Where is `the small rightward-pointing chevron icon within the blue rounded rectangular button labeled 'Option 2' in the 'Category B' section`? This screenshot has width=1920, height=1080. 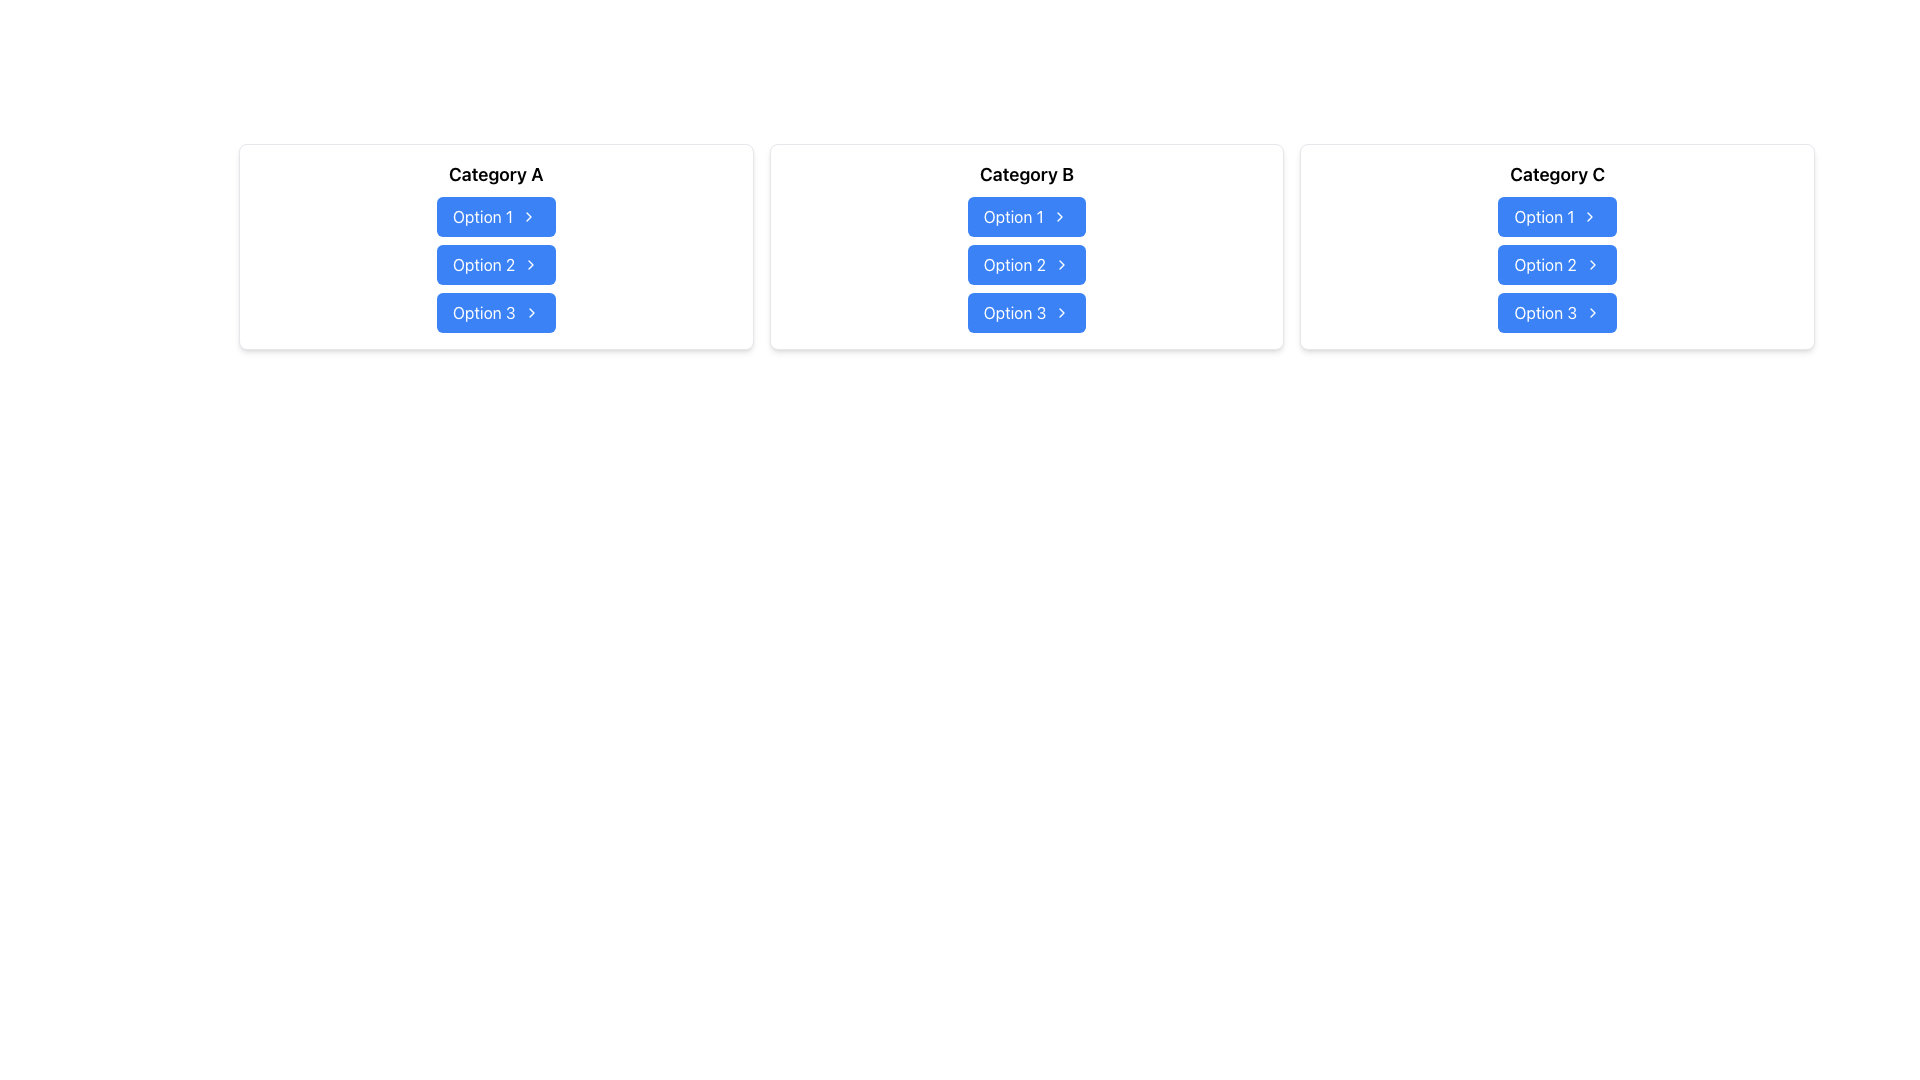
the small rightward-pointing chevron icon within the blue rounded rectangular button labeled 'Option 2' in the 'Category B' section is located at coordinates (1060, 264).